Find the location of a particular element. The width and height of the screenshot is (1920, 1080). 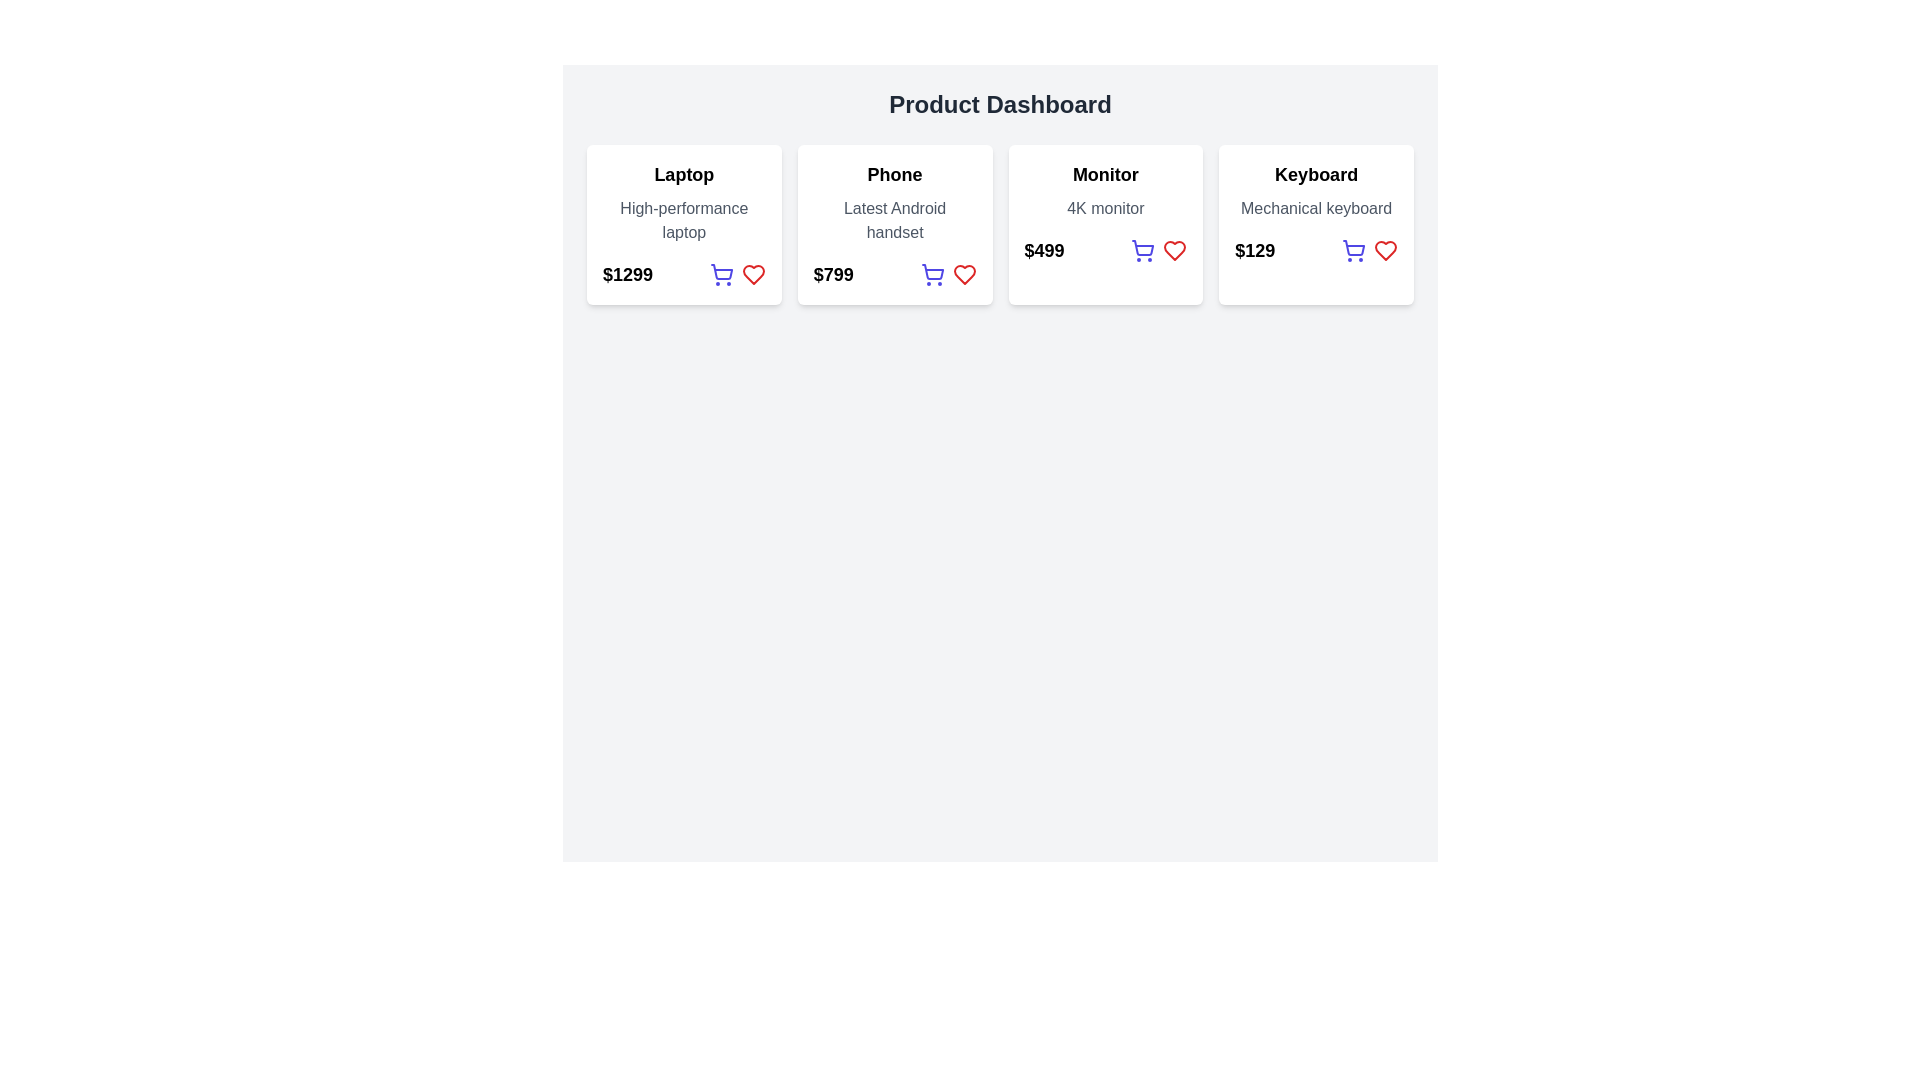

the text label that provides a brief descriptive detail about the product, located below the 'Laptop' heading in the card interface is located at coordinates (684, 220).